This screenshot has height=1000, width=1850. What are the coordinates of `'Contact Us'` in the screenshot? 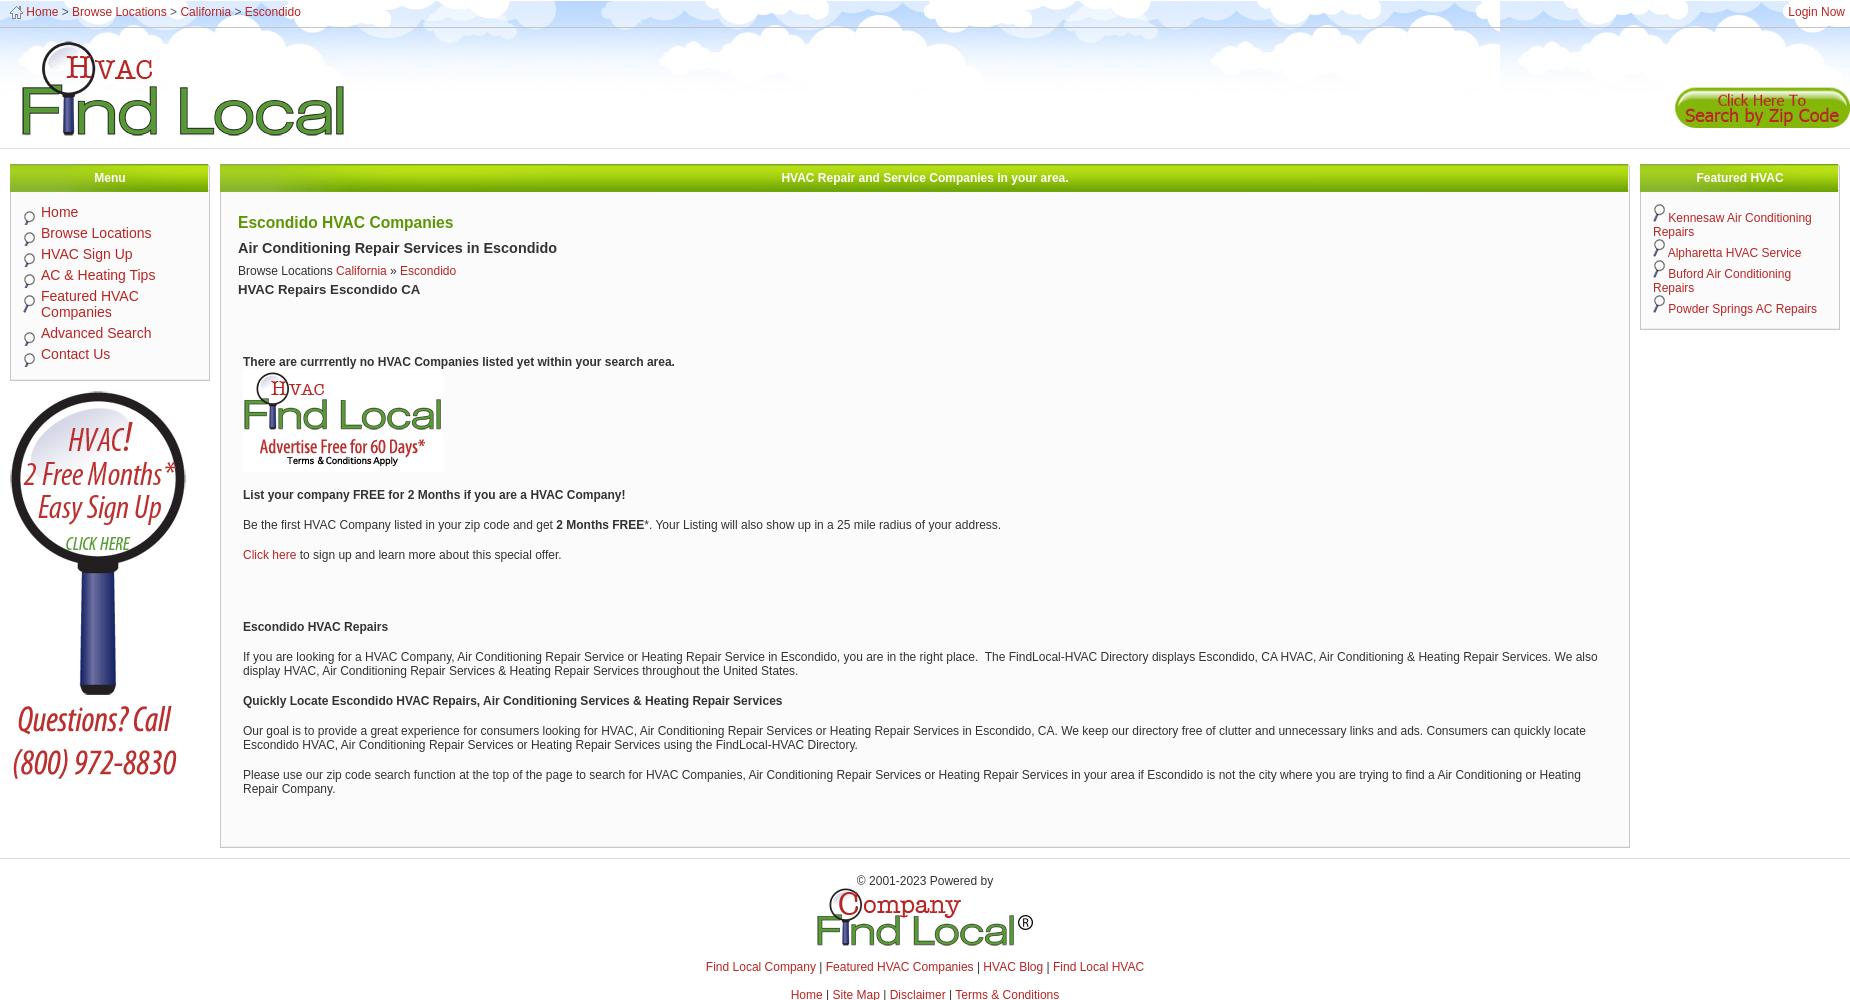 It's located at (74, 353).